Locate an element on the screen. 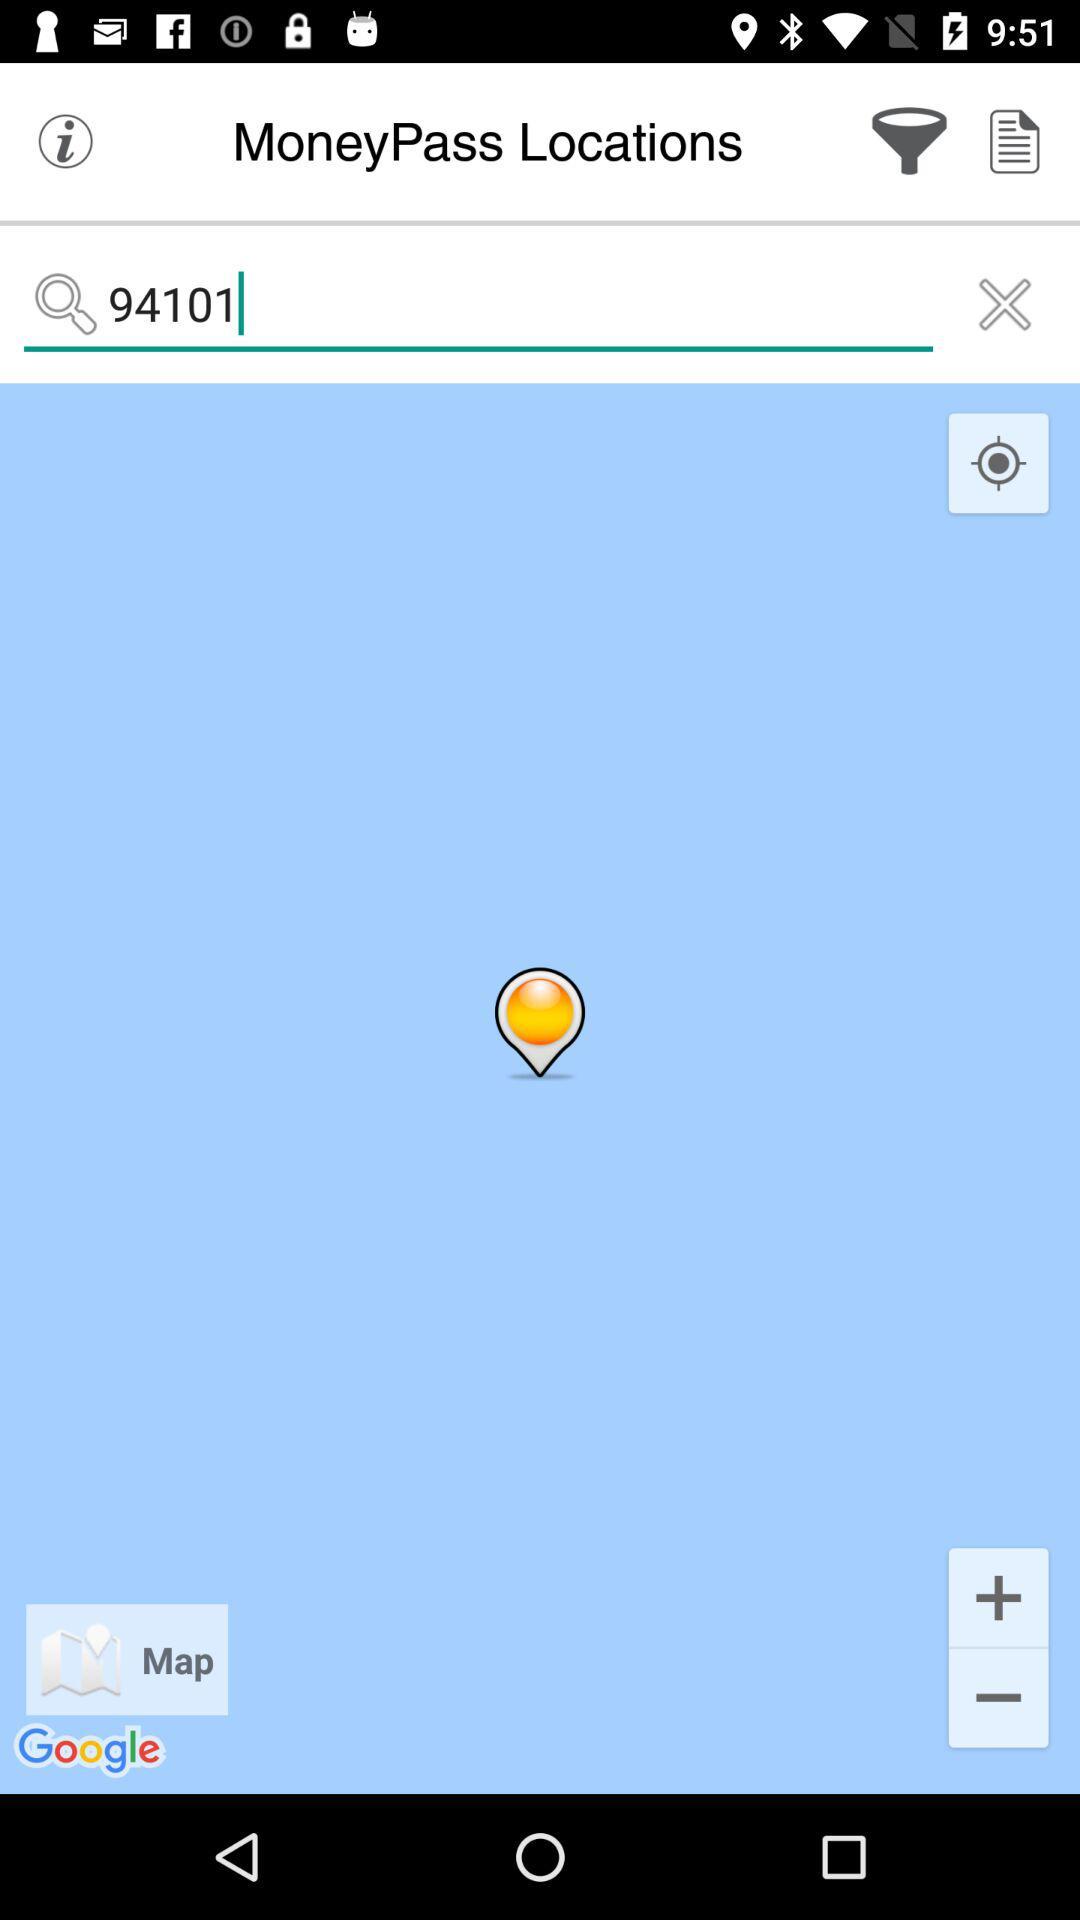  the add icon is located at coordinates (998, 1595).